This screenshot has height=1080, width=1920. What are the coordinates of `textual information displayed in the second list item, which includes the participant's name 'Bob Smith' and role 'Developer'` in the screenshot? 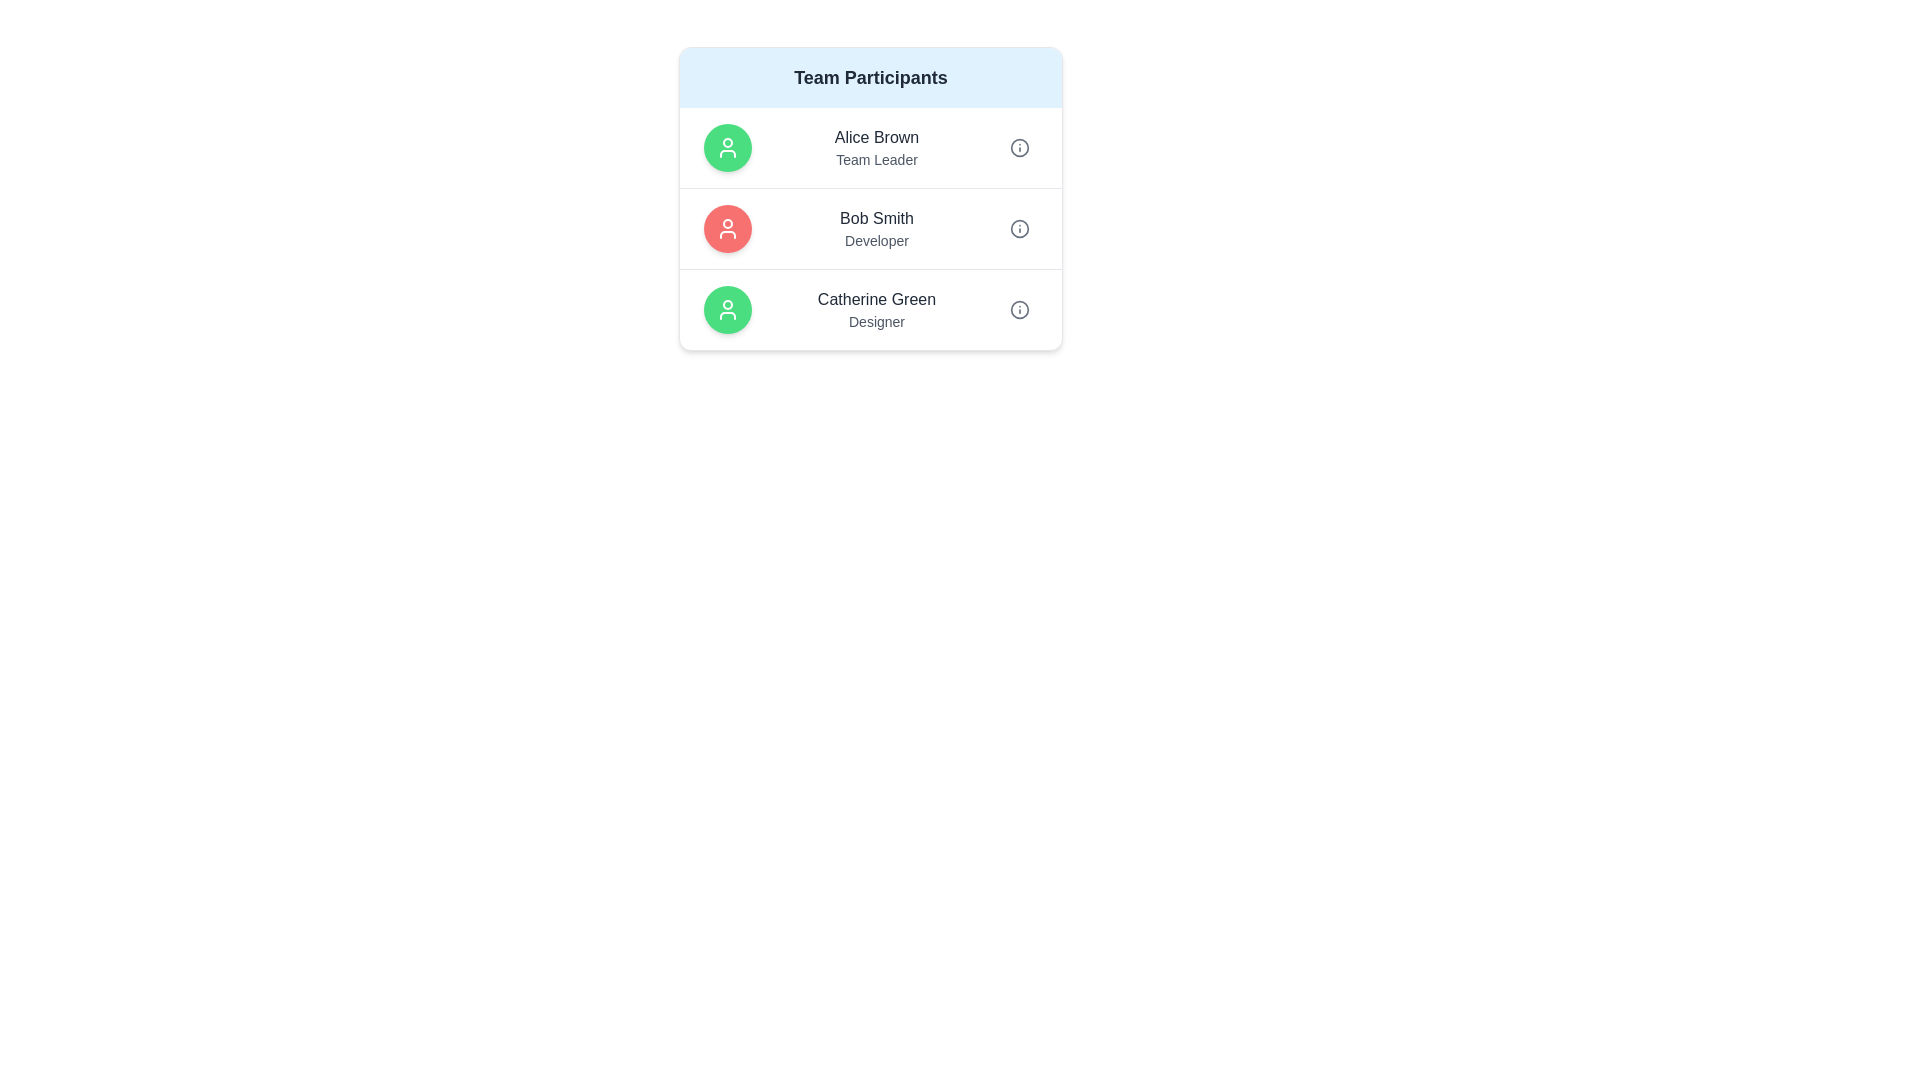 It's located at (870, 227).